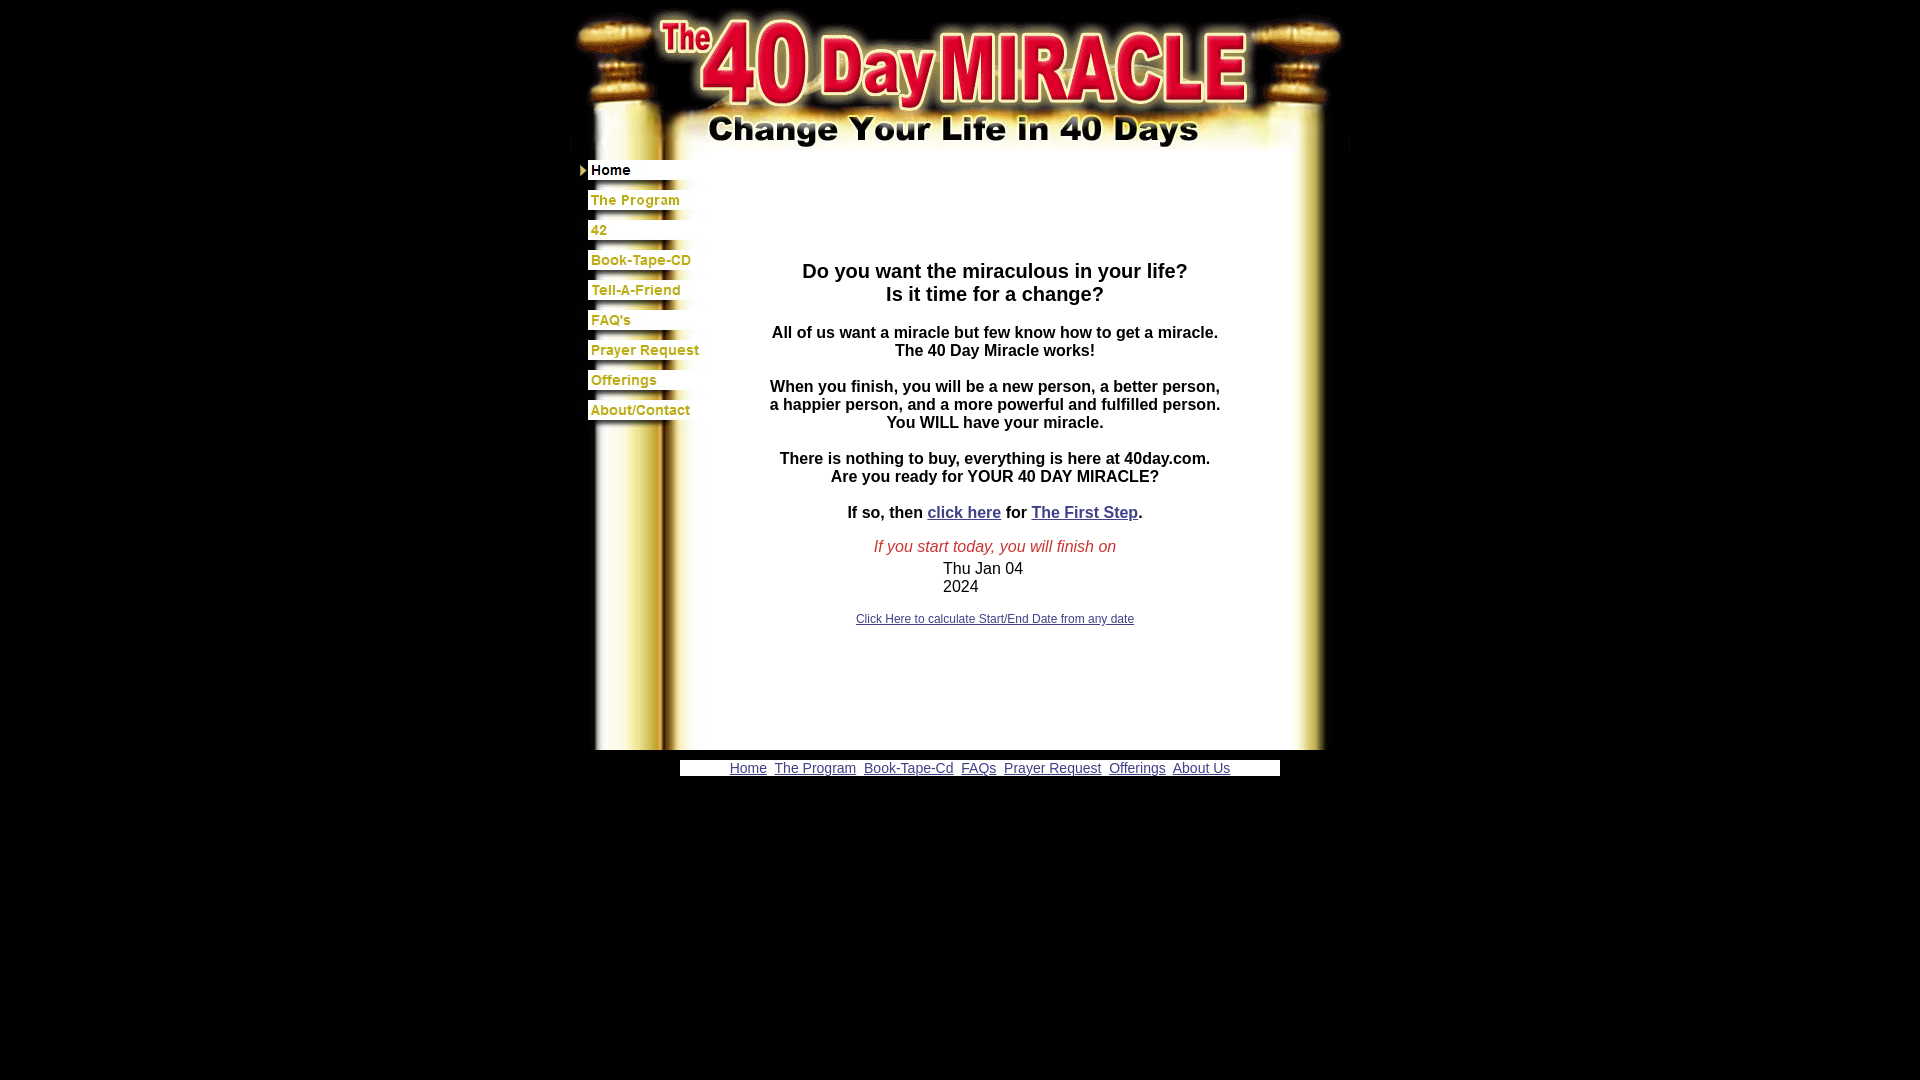  What do you see at coordinates (994, 616) in the screenshot?
I see `'Click Here to calculate Start/End Date from any date'` at bounding box center [994, 616].